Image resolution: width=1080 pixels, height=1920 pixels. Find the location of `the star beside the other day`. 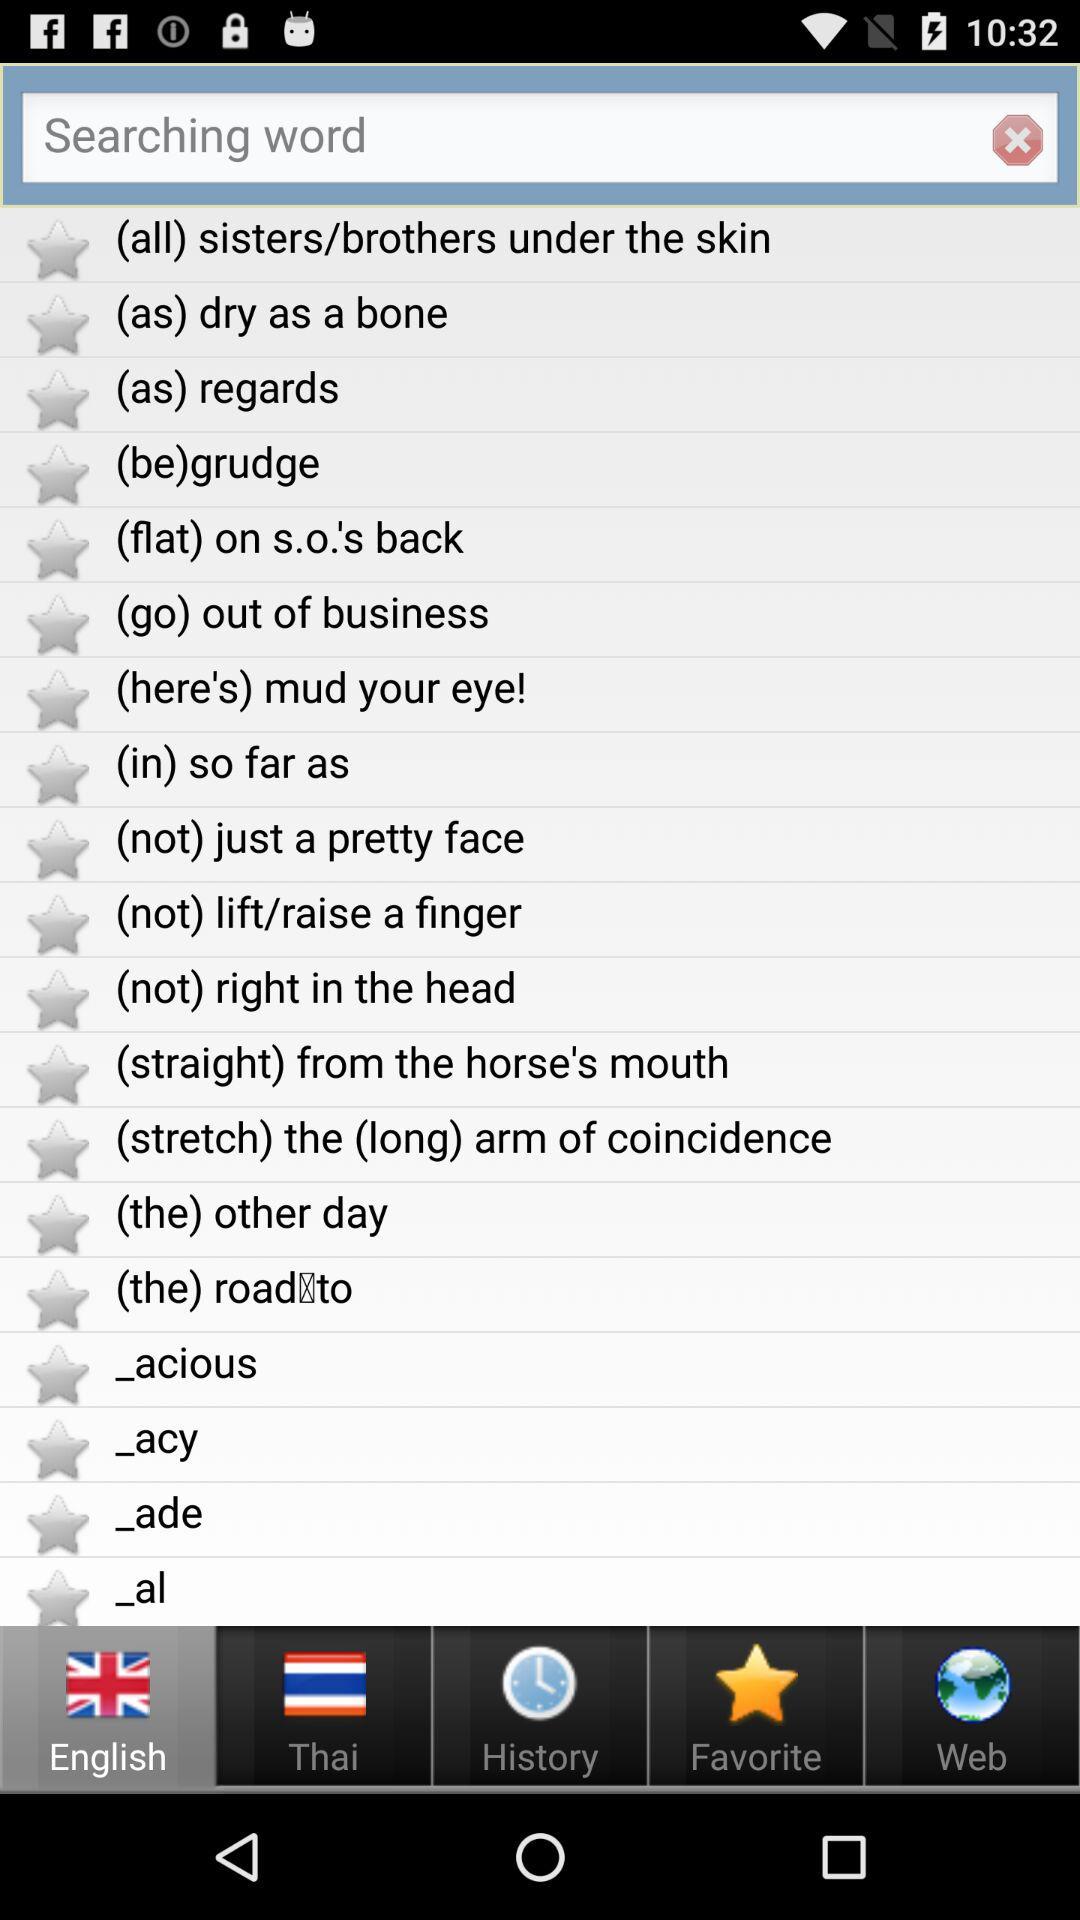

the star beside the other day is located at coordinates (56, 1223).